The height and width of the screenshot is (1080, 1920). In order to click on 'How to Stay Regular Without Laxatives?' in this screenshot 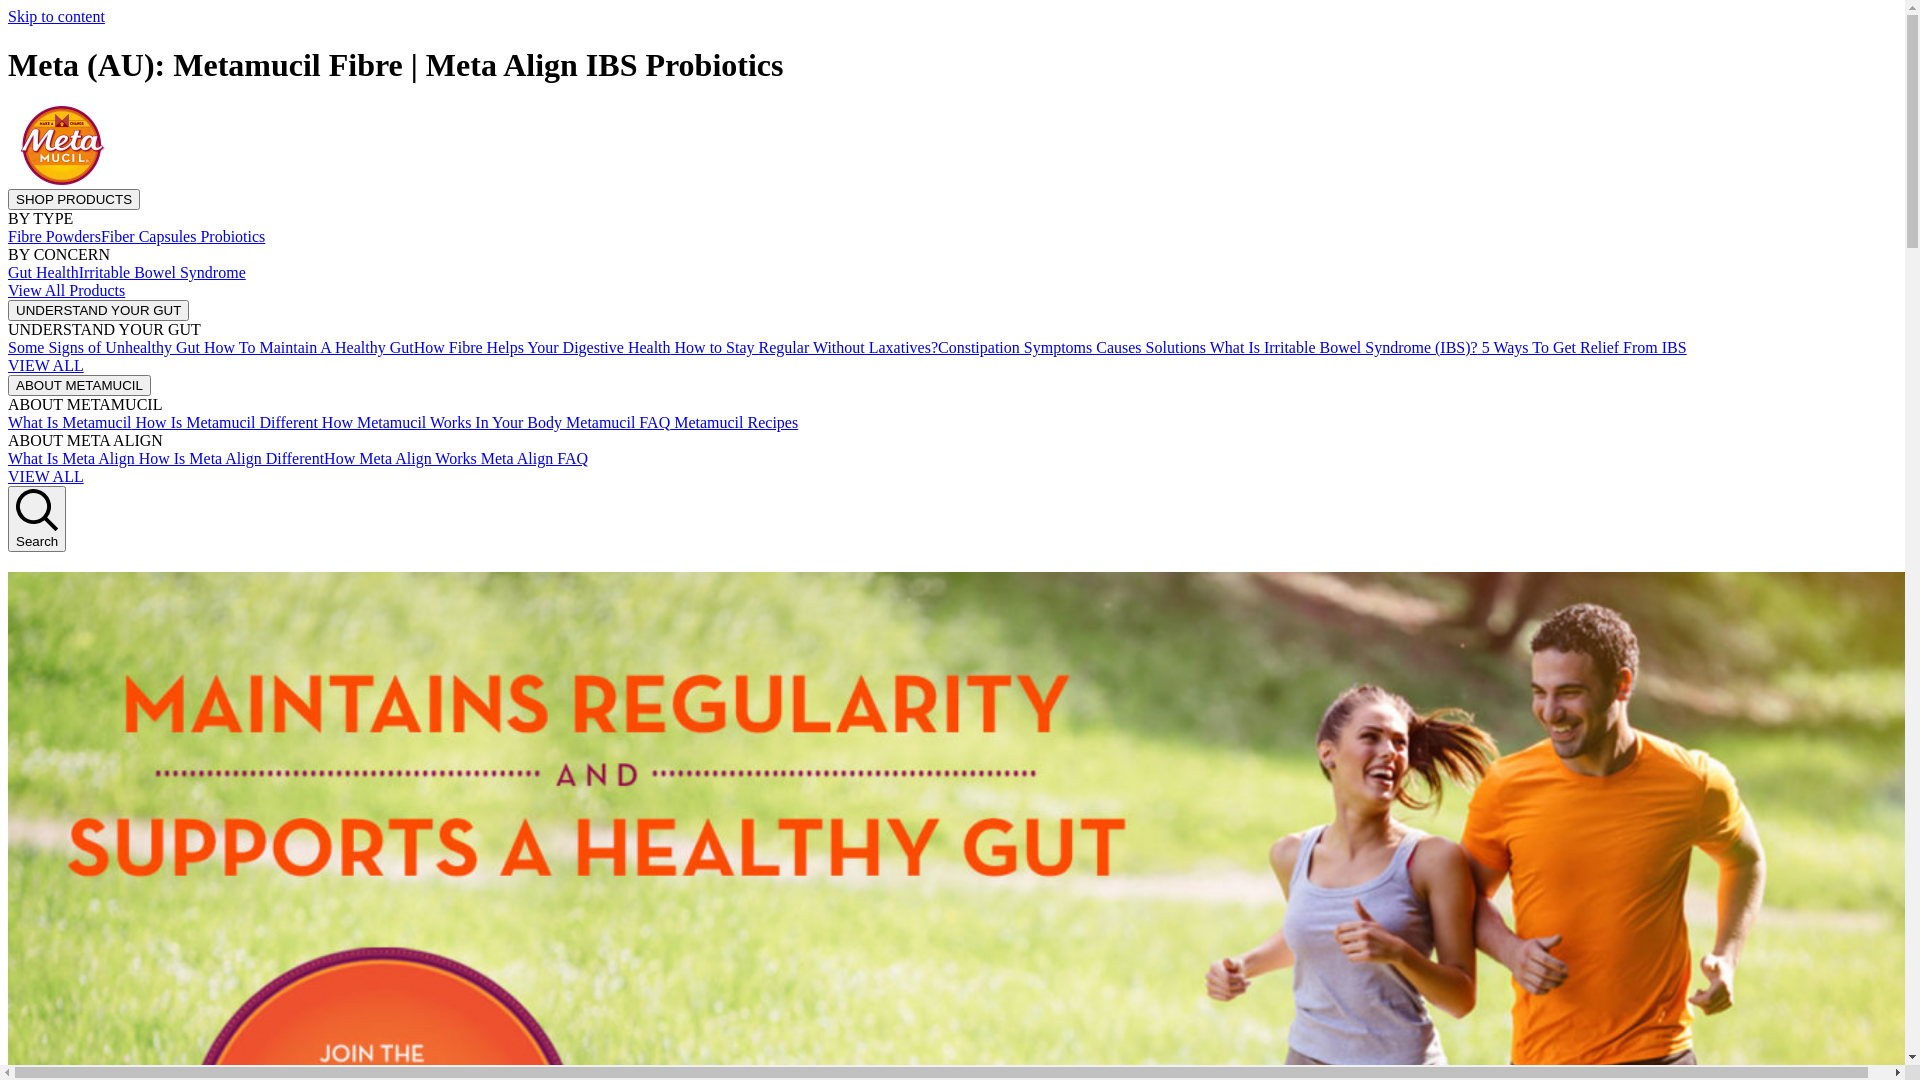, I will do `click(804, 346)`.